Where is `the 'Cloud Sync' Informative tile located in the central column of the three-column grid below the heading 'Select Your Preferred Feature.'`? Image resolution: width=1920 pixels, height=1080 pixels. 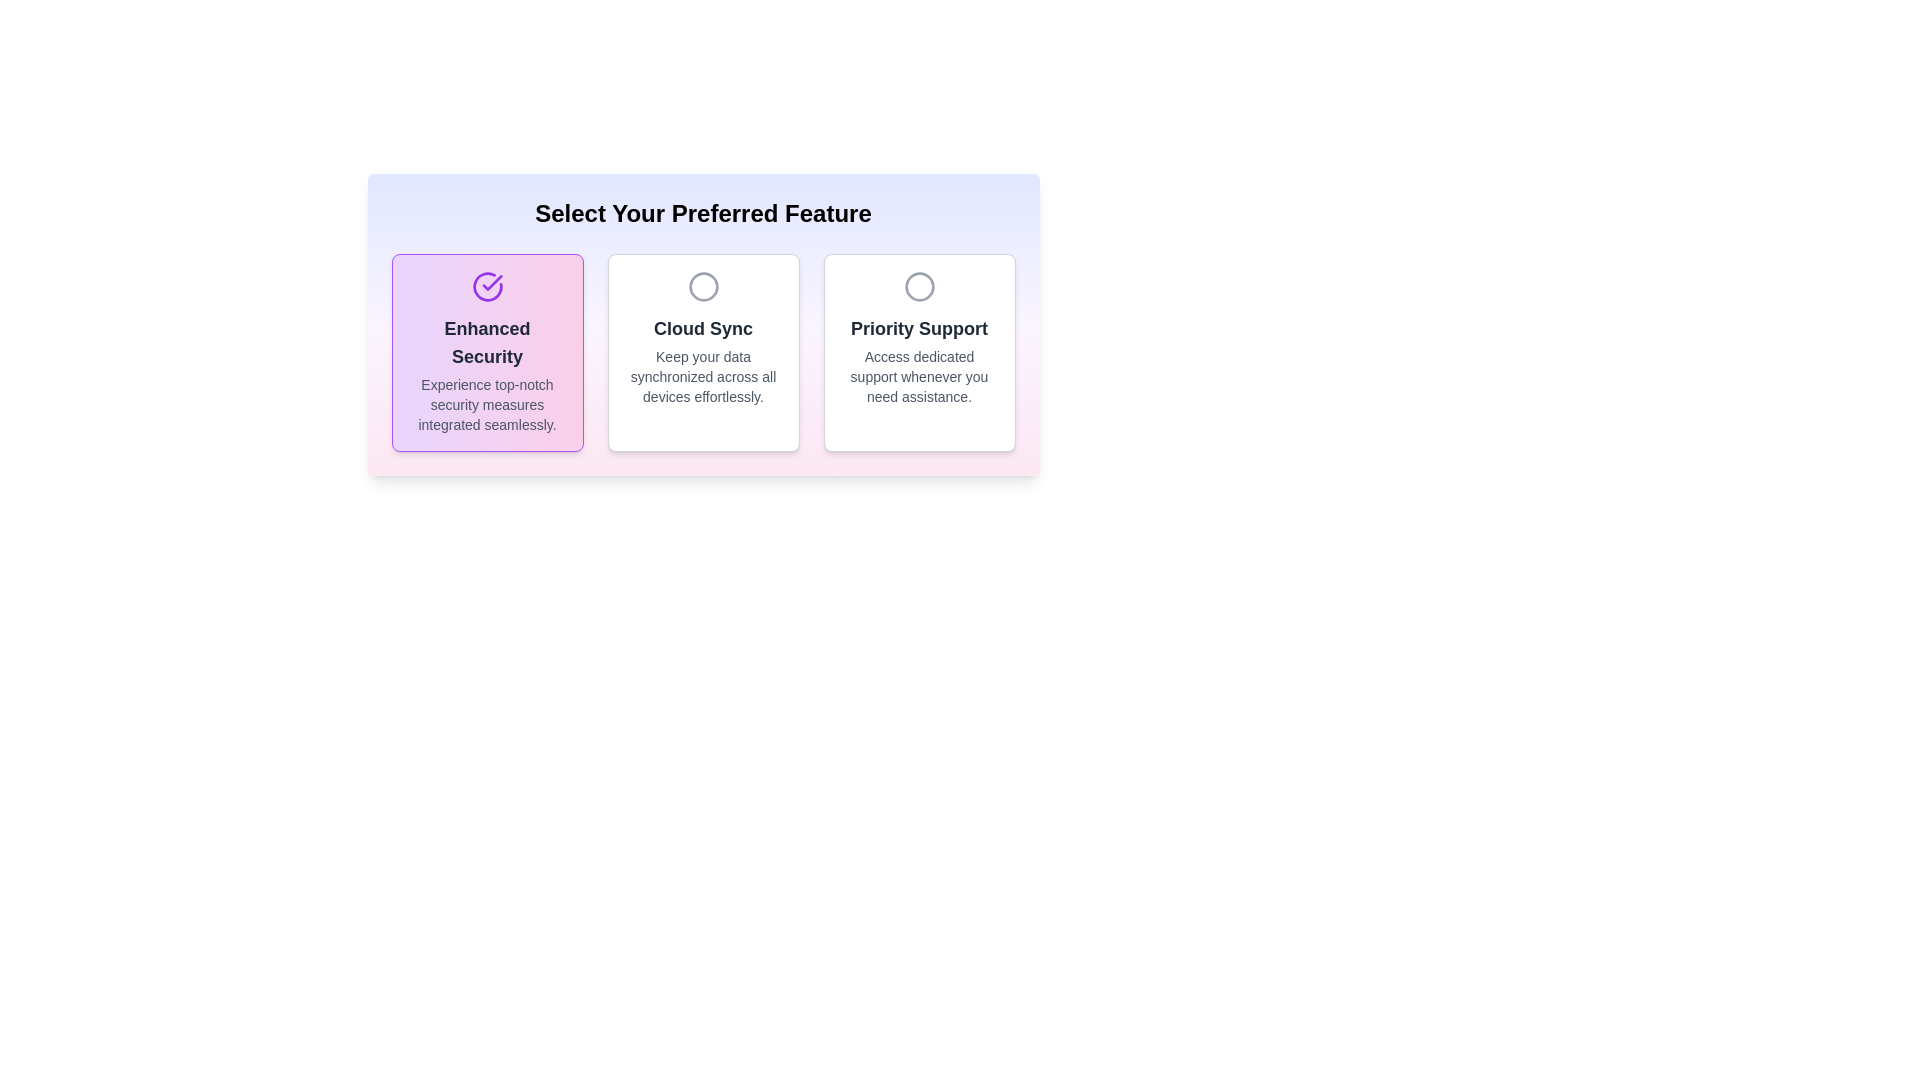
the 'Cloud Sync' Informative tile located in the central column of the three-column grid below the heading 'Select Your Preferred Feature.' is located at coordinates (703, 352).